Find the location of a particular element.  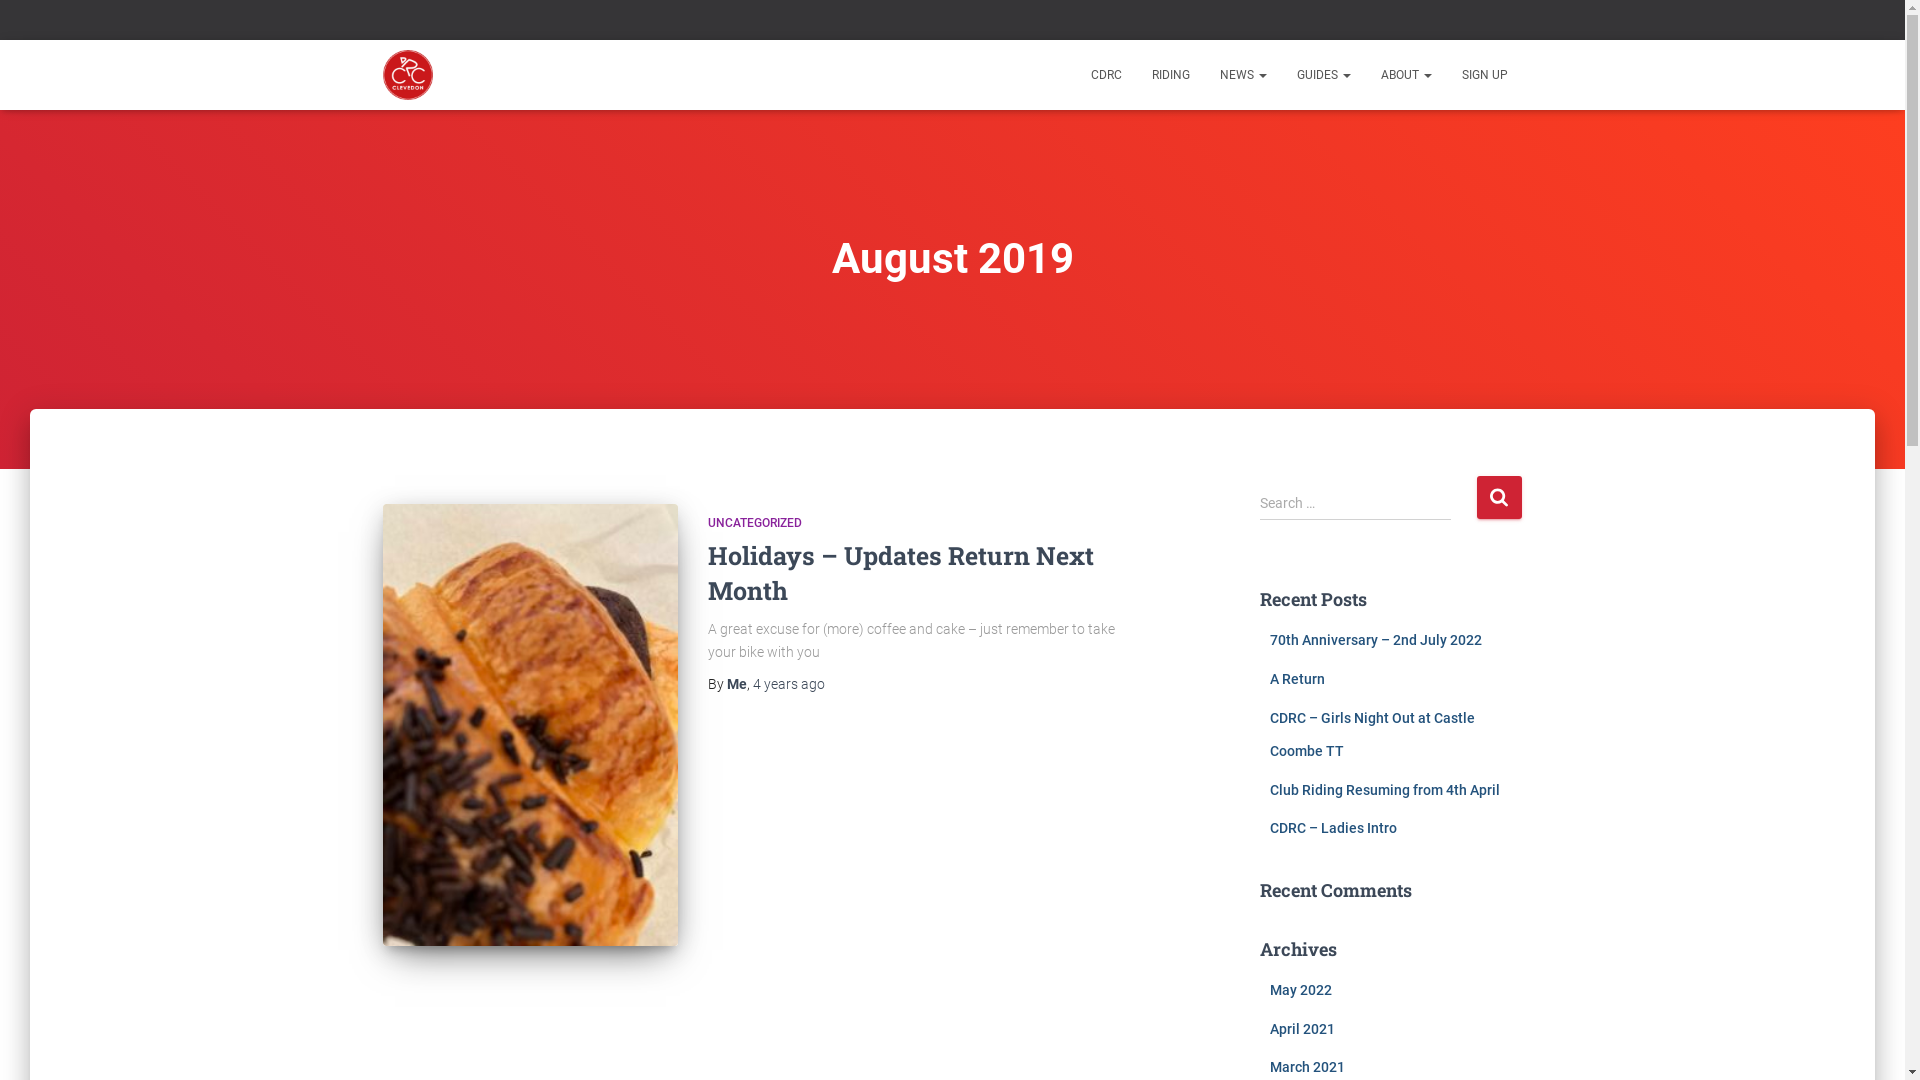

'A Return' is located at coordinates (1297, 677).